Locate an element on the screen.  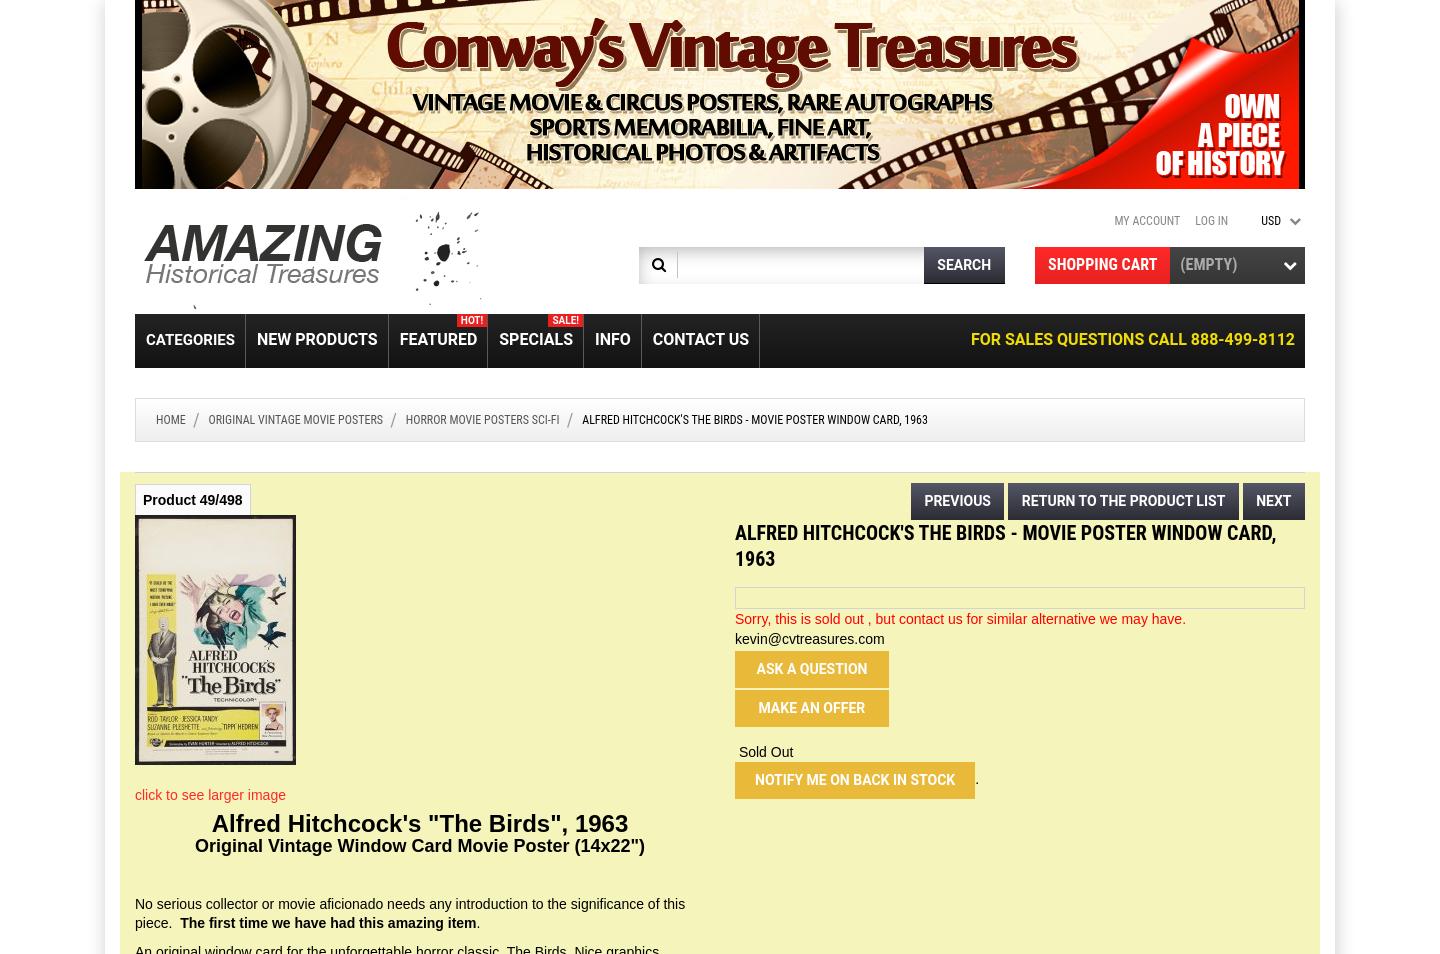
'Sold Out' is located at coordinates (764, 752).